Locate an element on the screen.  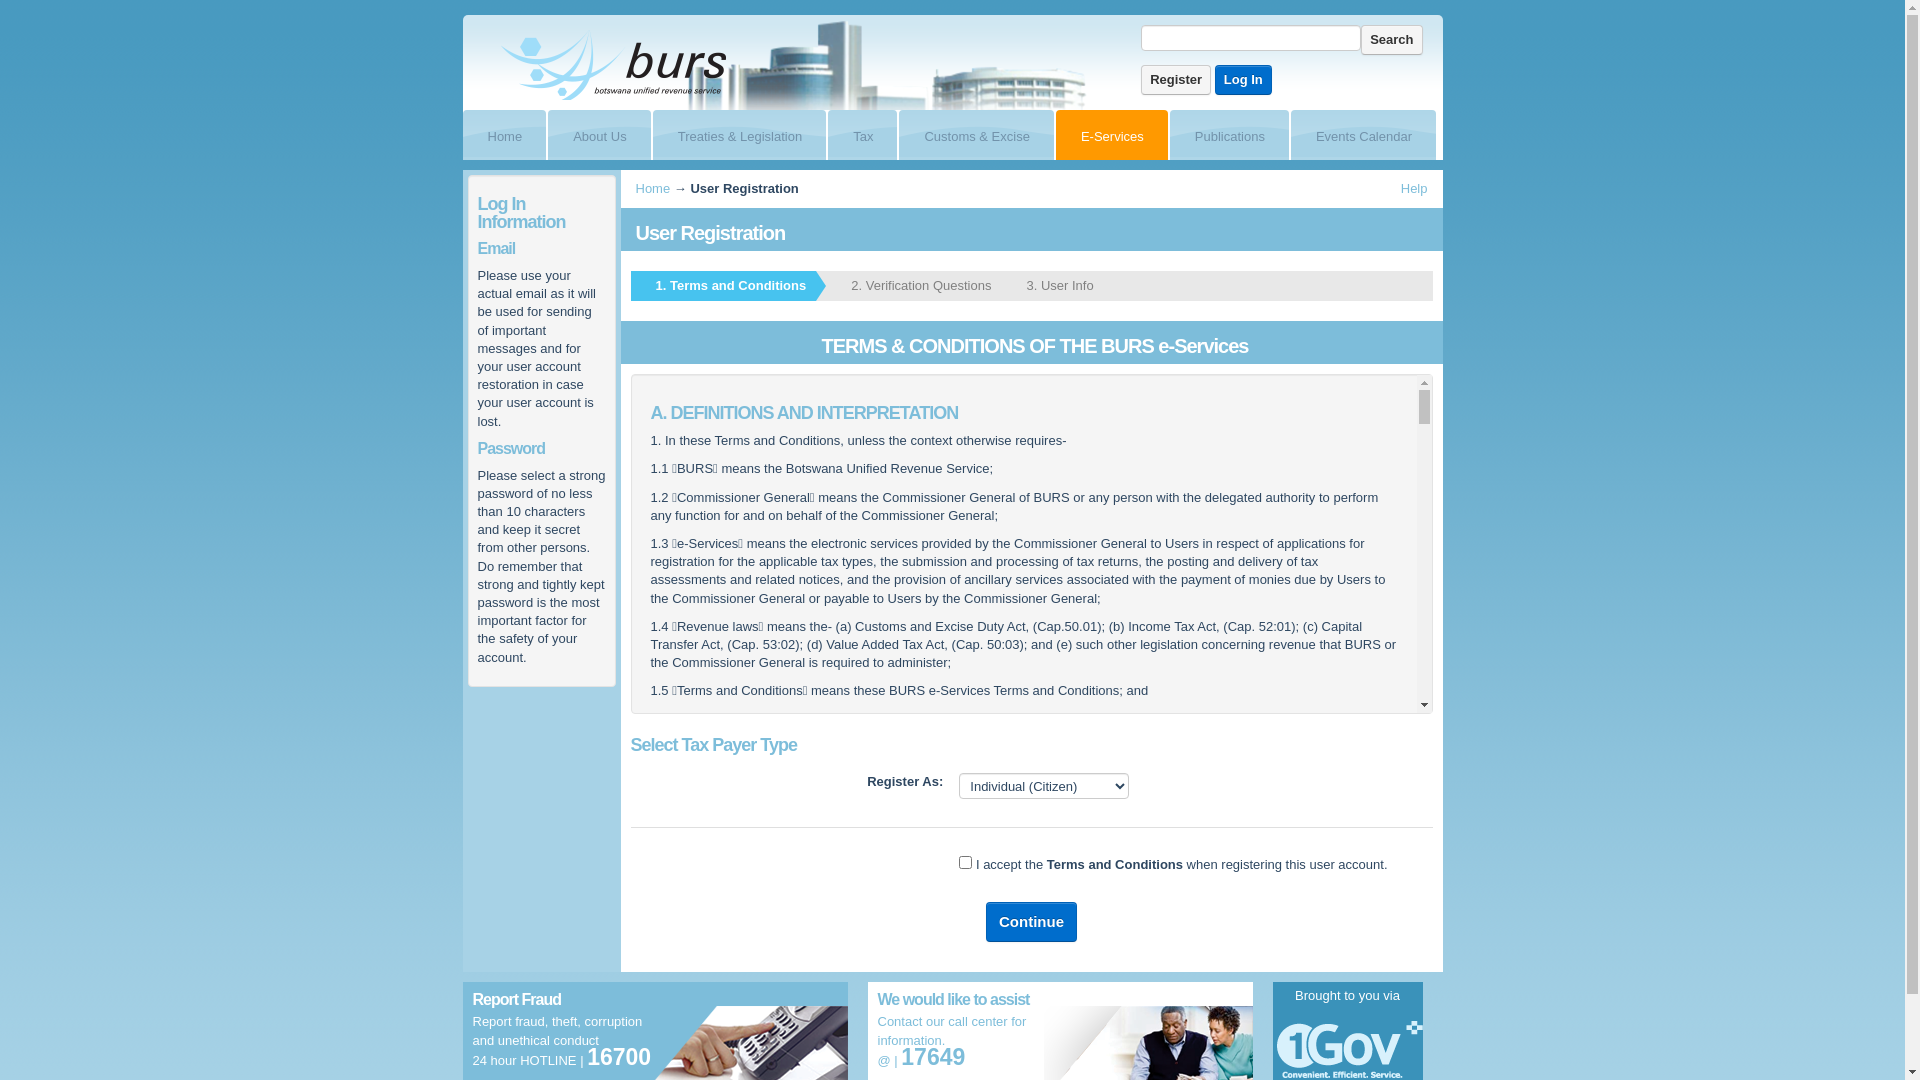
'Continue' is located at coordinates (1031, 921).